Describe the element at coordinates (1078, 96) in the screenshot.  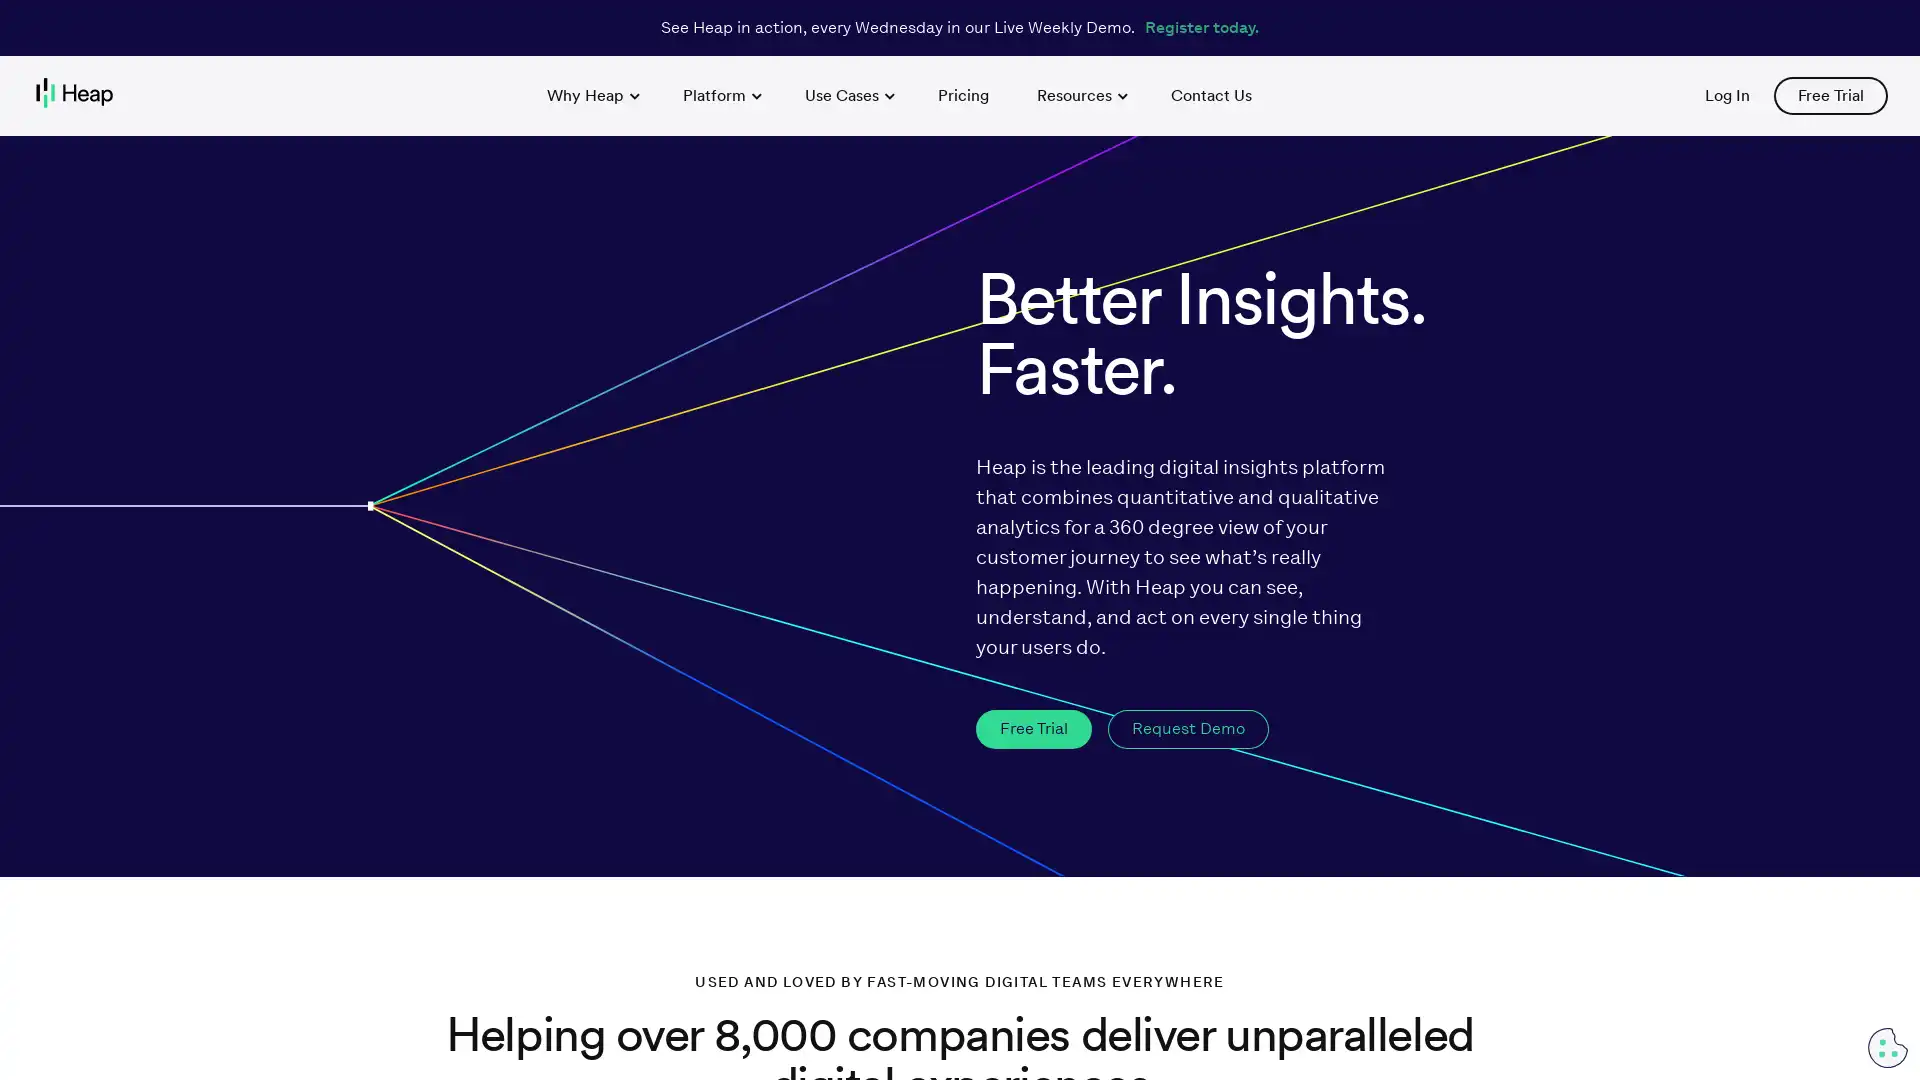
I see `Resources` at that location.